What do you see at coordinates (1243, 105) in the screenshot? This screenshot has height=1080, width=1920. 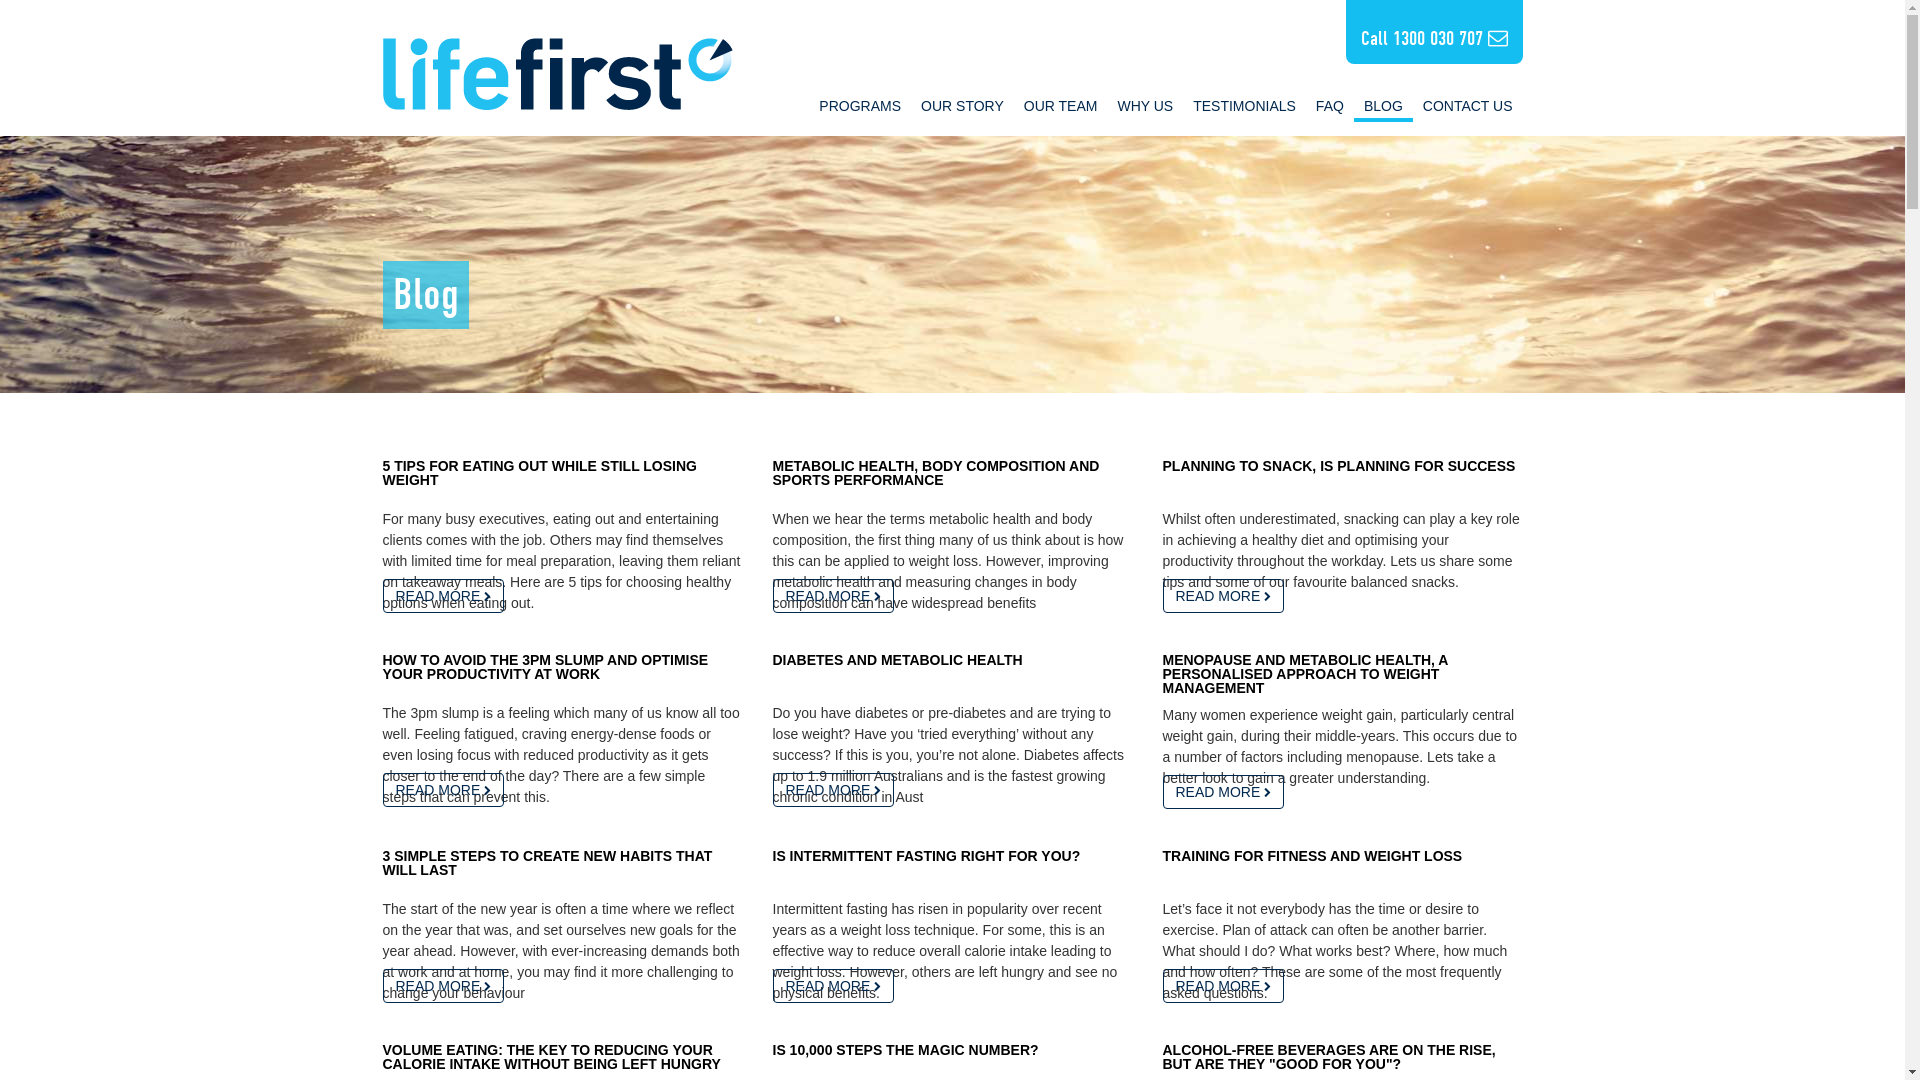 I see `'TESTIMONIALS'` at bounding box center [1243, 105].